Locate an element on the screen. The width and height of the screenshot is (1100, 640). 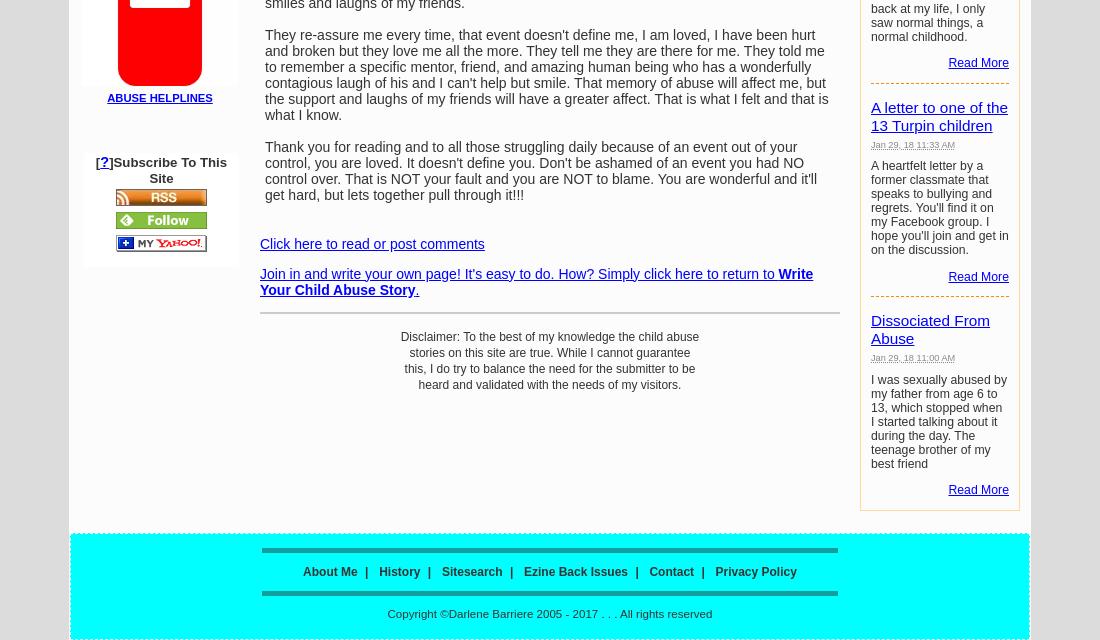
'Contact' is located at coordinates (671, 571).